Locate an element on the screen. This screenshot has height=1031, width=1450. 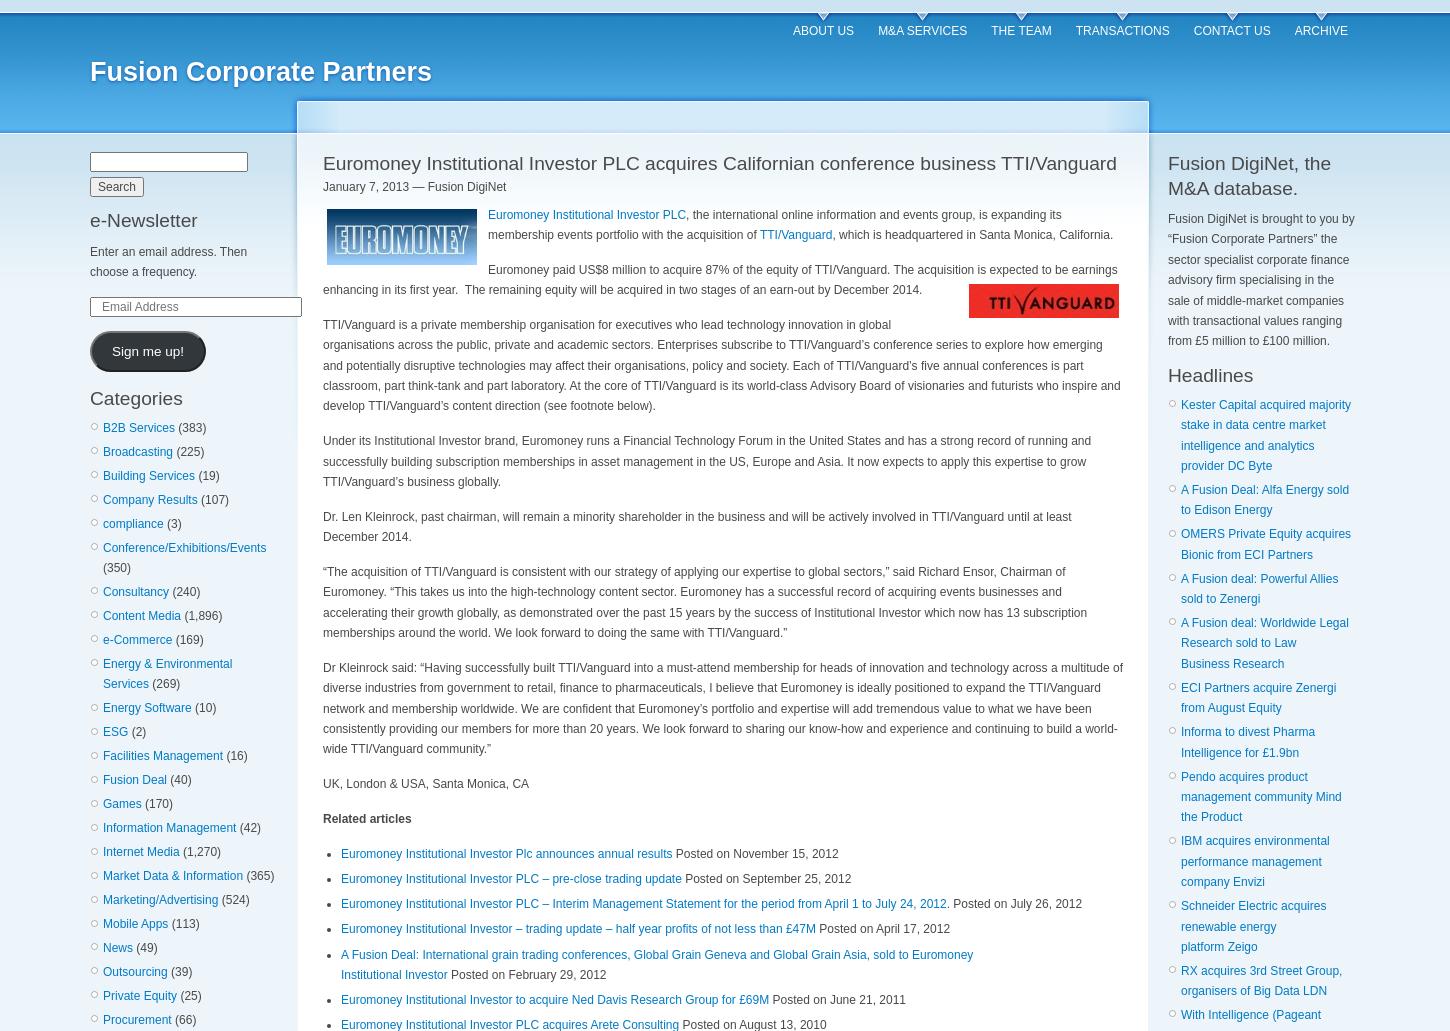
'(49)' is located at coordinates (144, 947).